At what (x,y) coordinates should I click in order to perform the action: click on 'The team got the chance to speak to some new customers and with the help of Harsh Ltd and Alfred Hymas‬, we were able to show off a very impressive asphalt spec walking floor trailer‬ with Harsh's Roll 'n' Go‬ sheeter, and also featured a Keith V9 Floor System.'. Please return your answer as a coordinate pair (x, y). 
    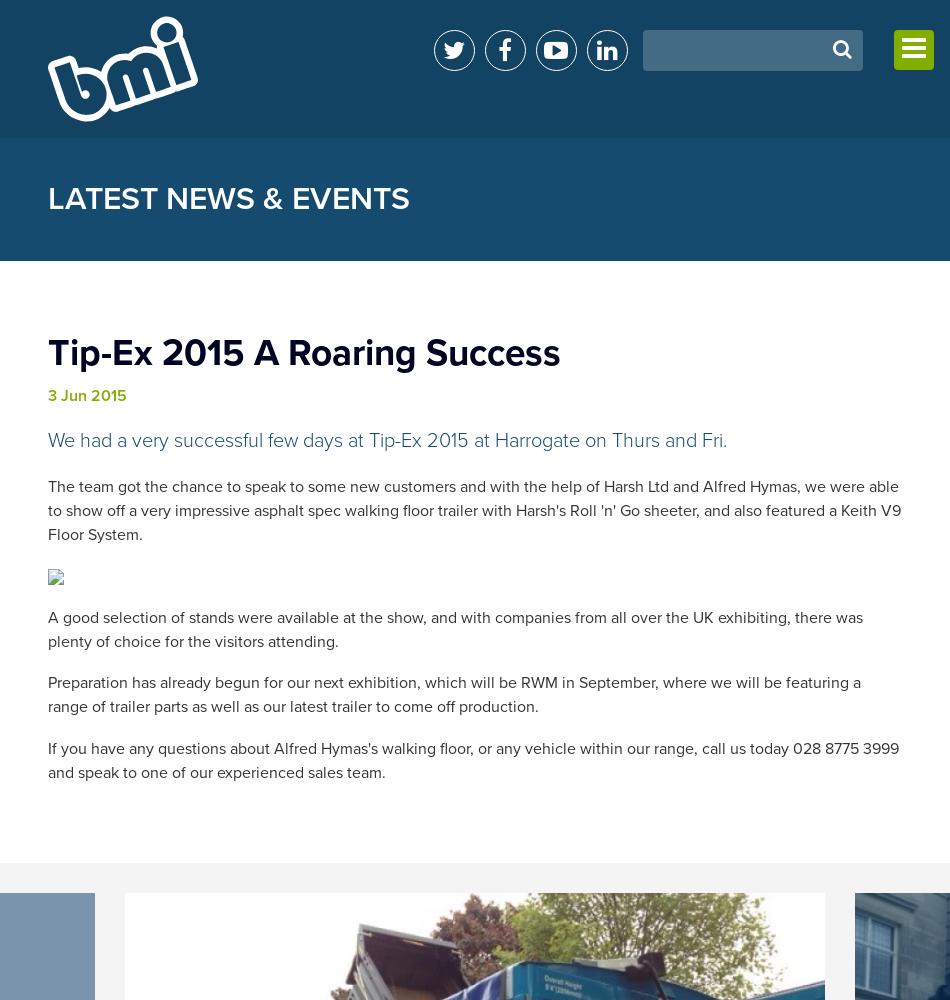
    Looking at the image, I should click on (472, 510).